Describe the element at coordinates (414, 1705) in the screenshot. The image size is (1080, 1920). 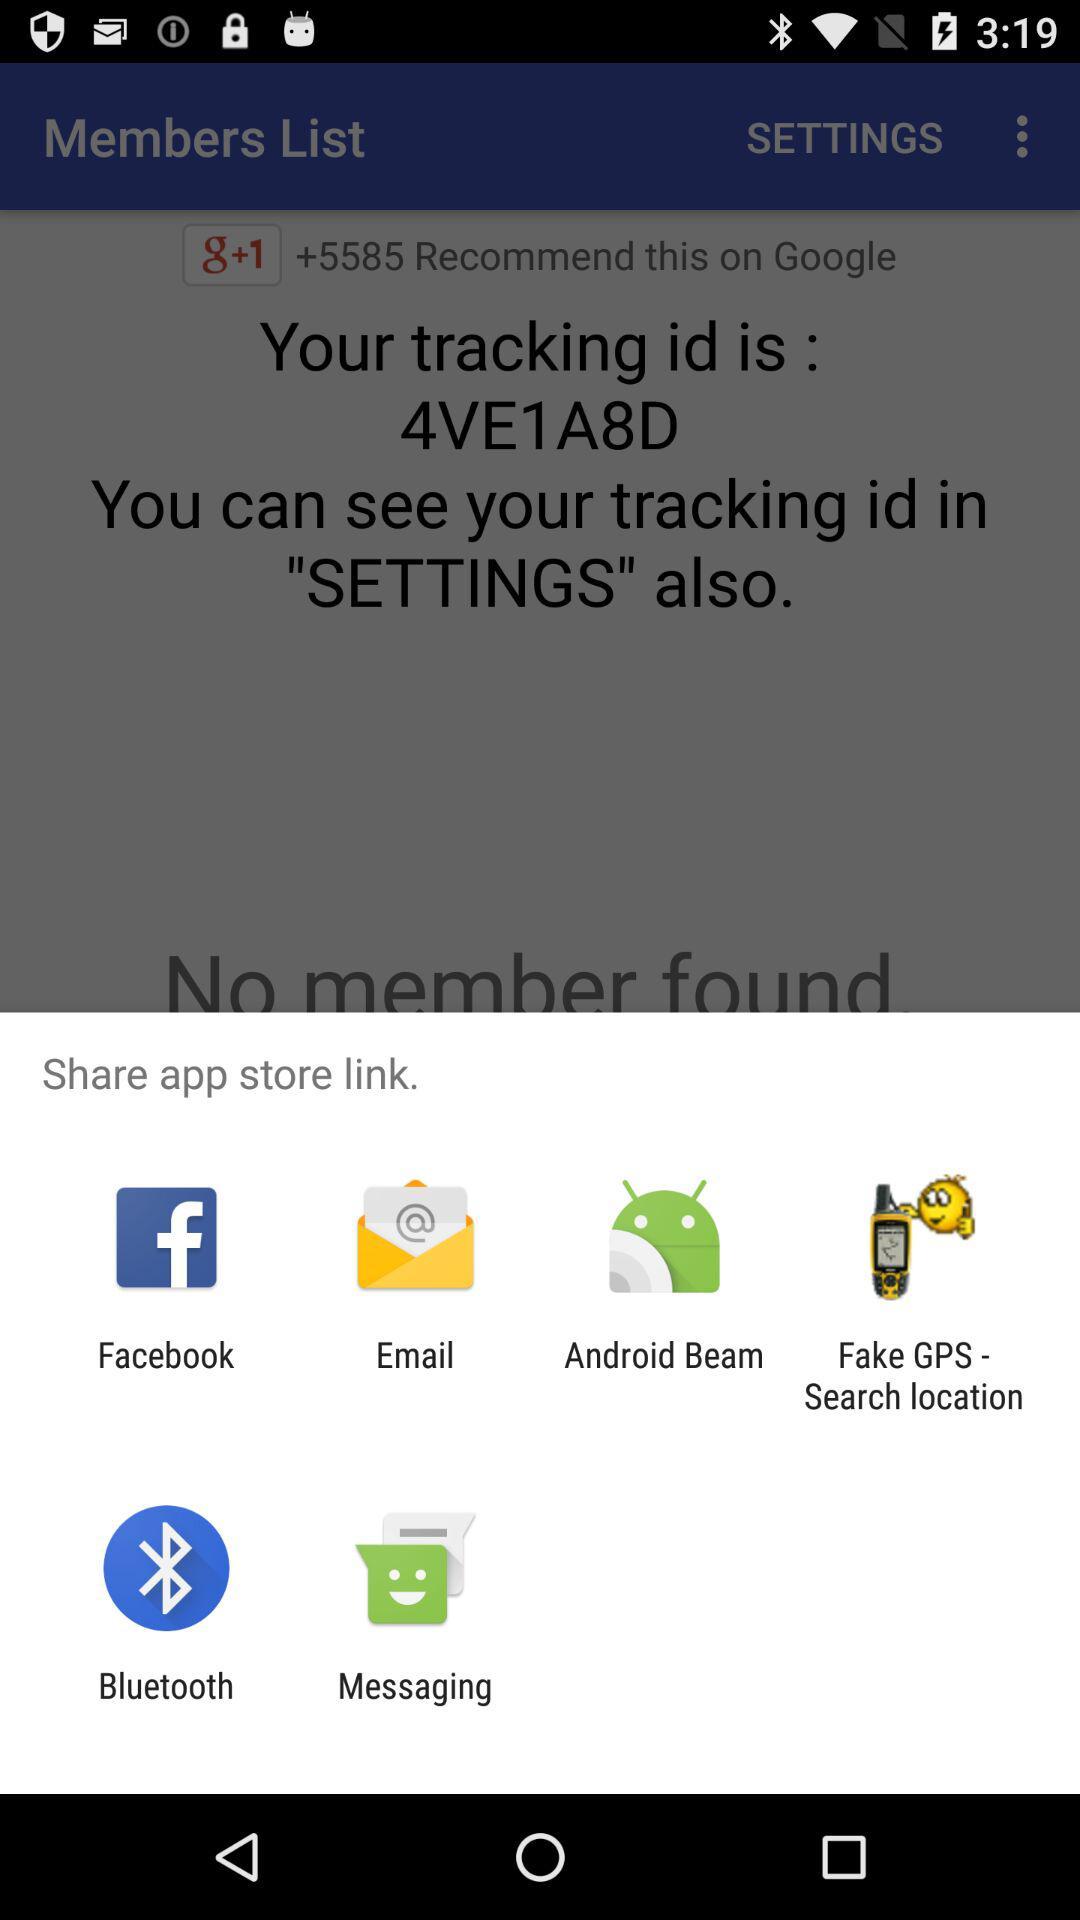
I see `icon next to bluetooth app` at that location.